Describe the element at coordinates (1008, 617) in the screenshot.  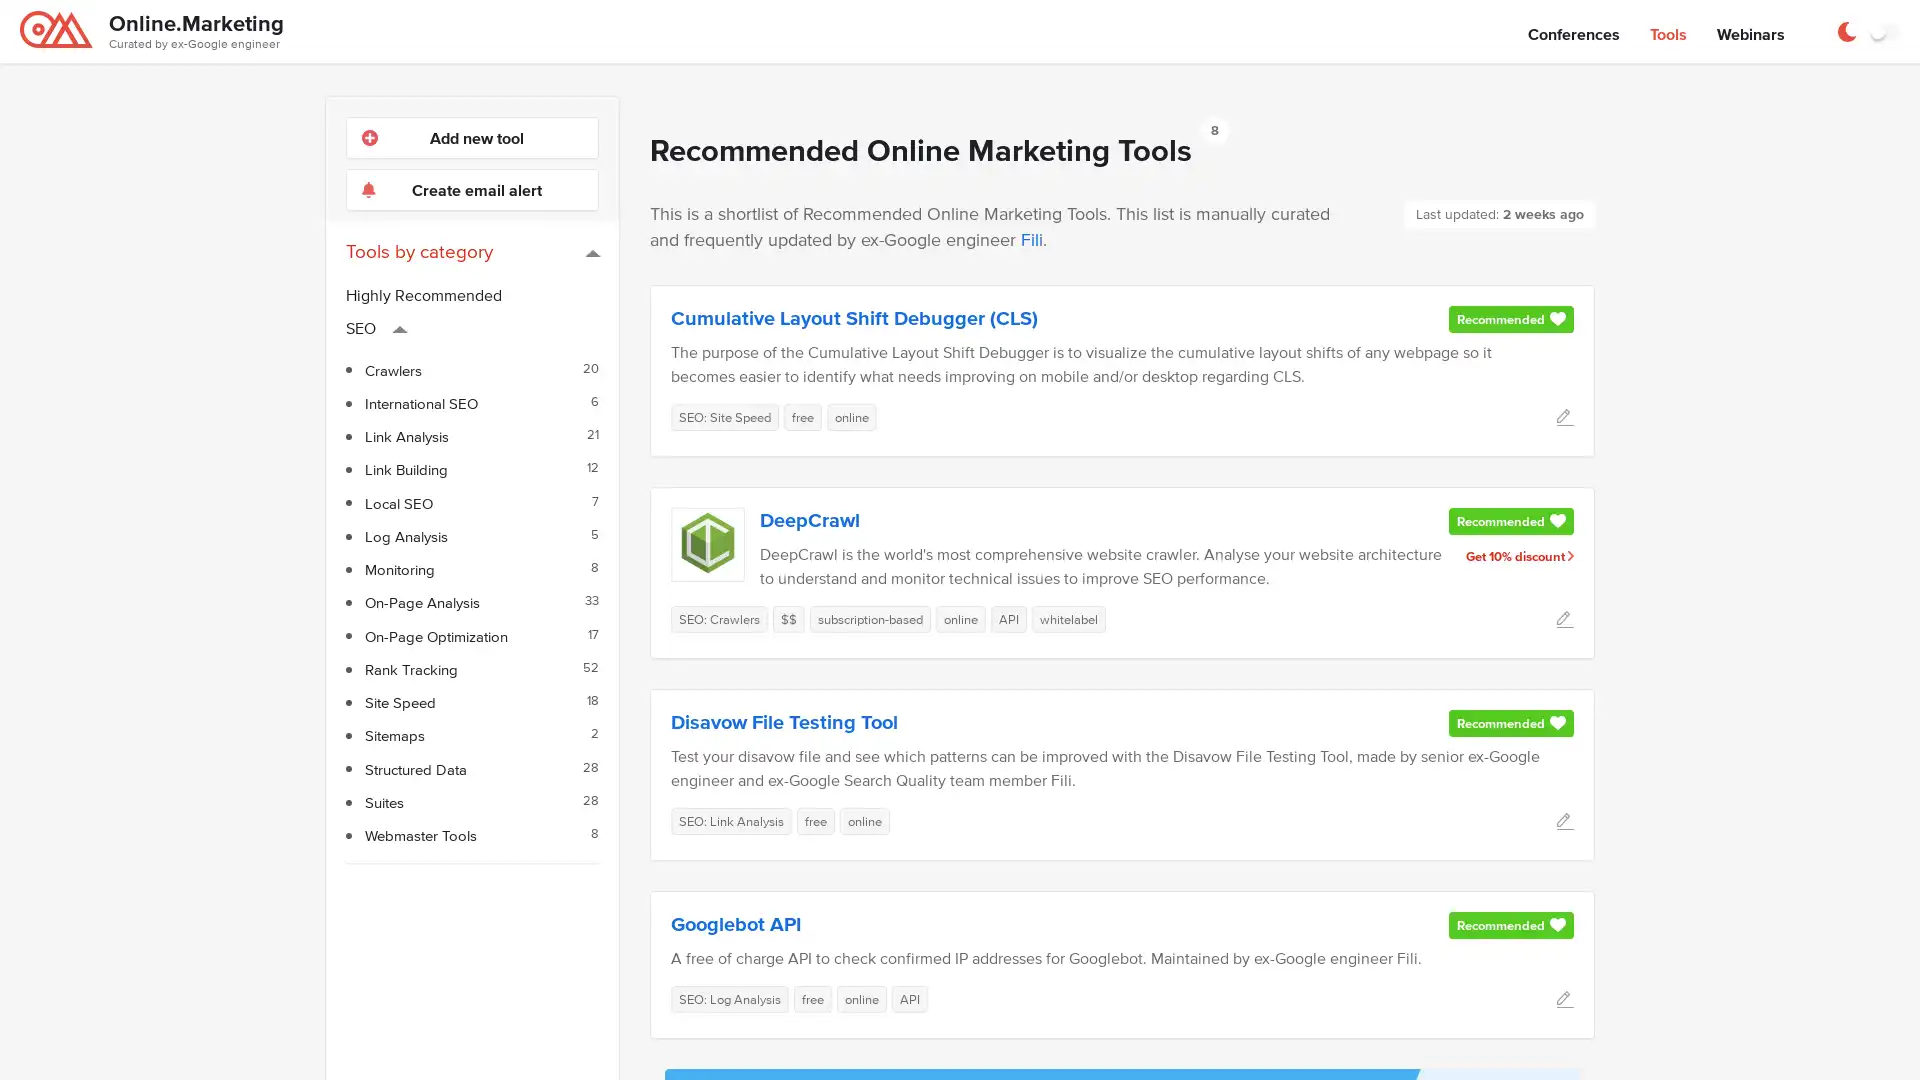
I see `API` at that location.